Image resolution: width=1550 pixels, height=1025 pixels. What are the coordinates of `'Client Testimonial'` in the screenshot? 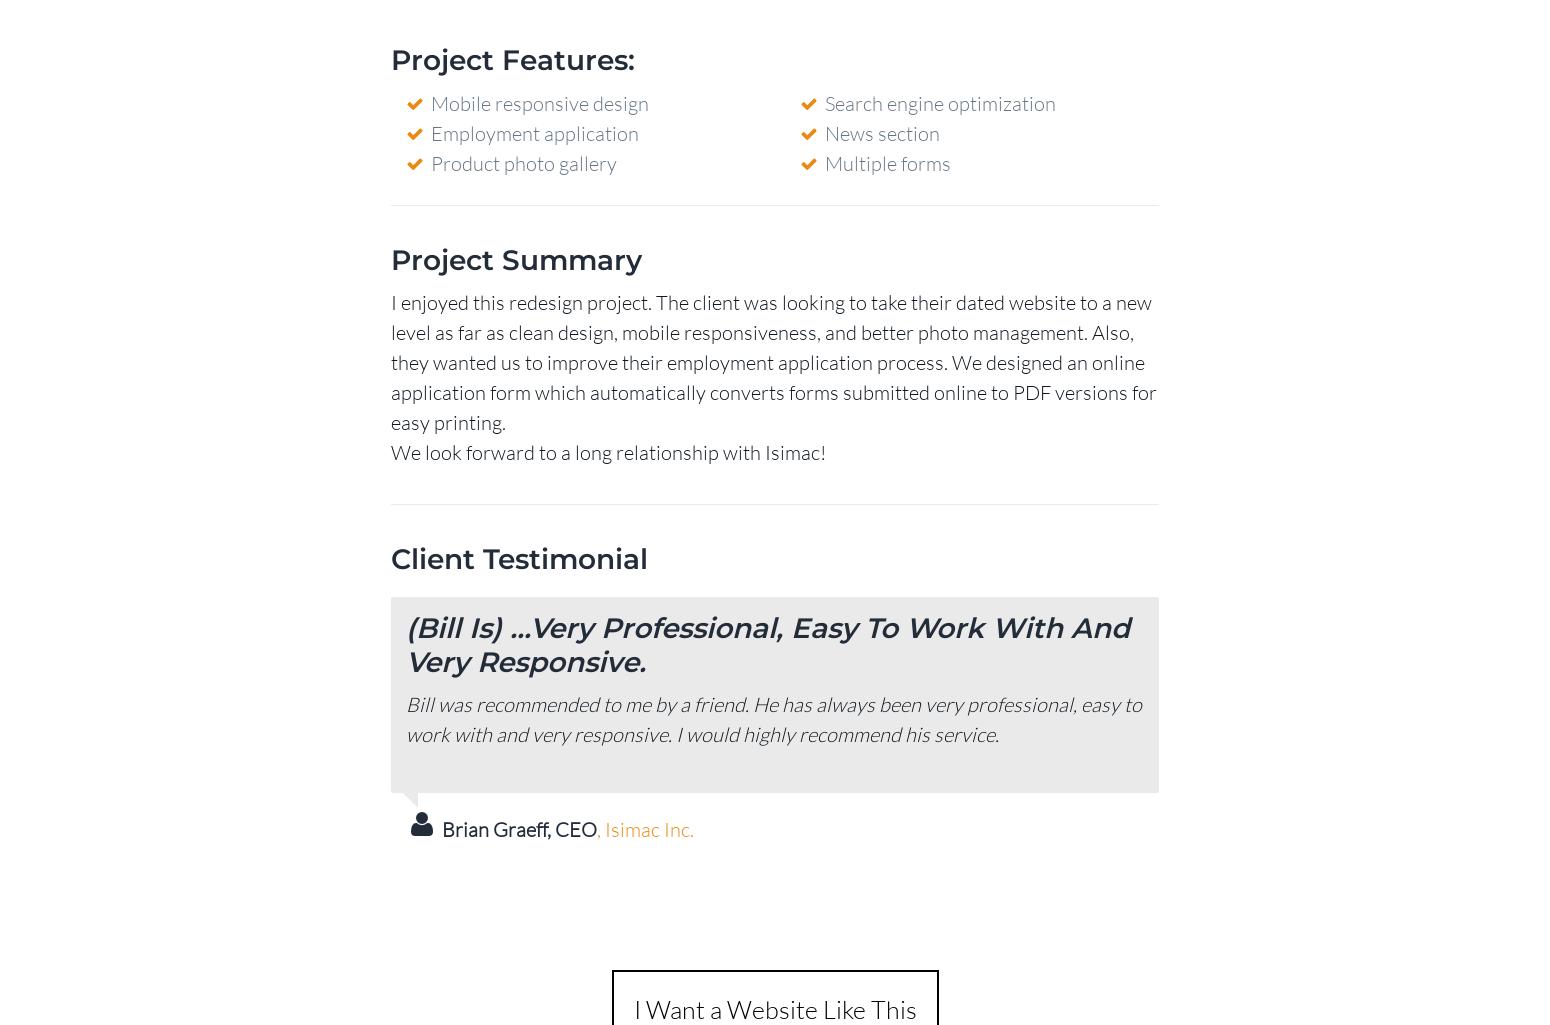 It's located at (518, 557).